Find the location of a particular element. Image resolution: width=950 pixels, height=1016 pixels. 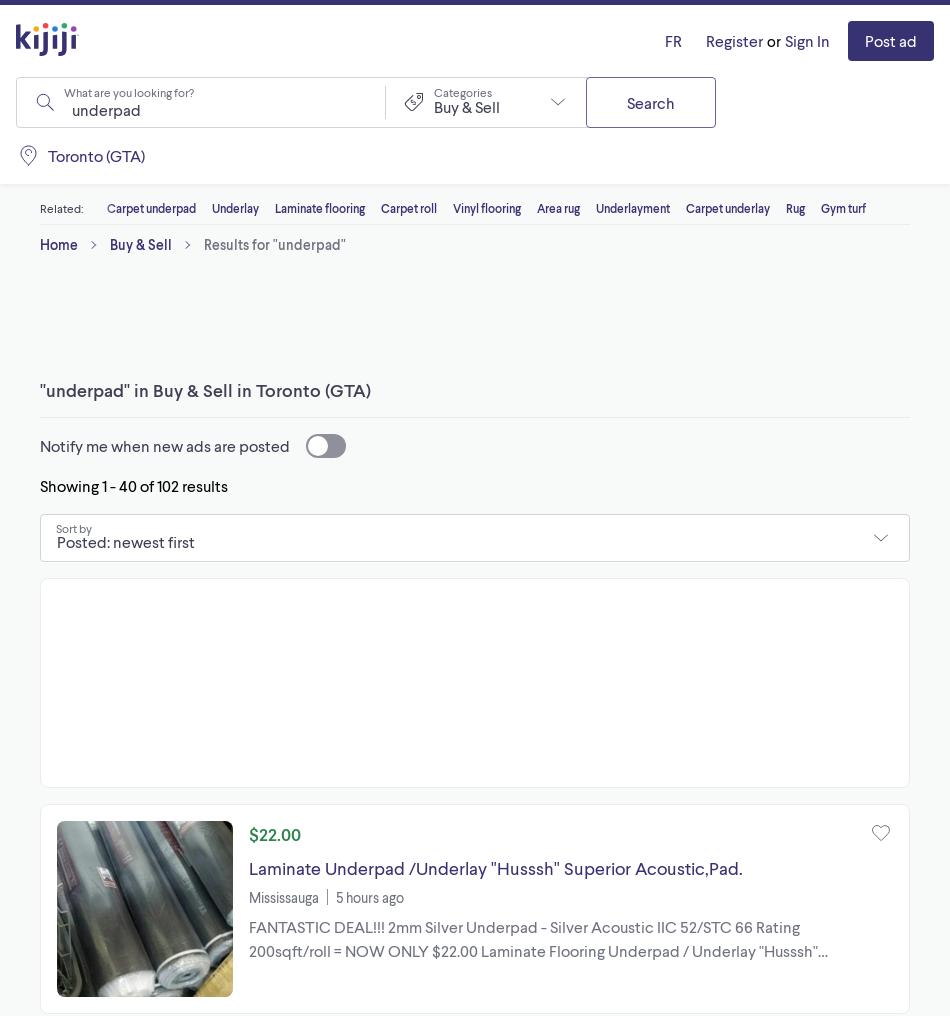

'"underpad" in Buy & Sell in Toronto (GTA)' is located at coordinates (205, 389).